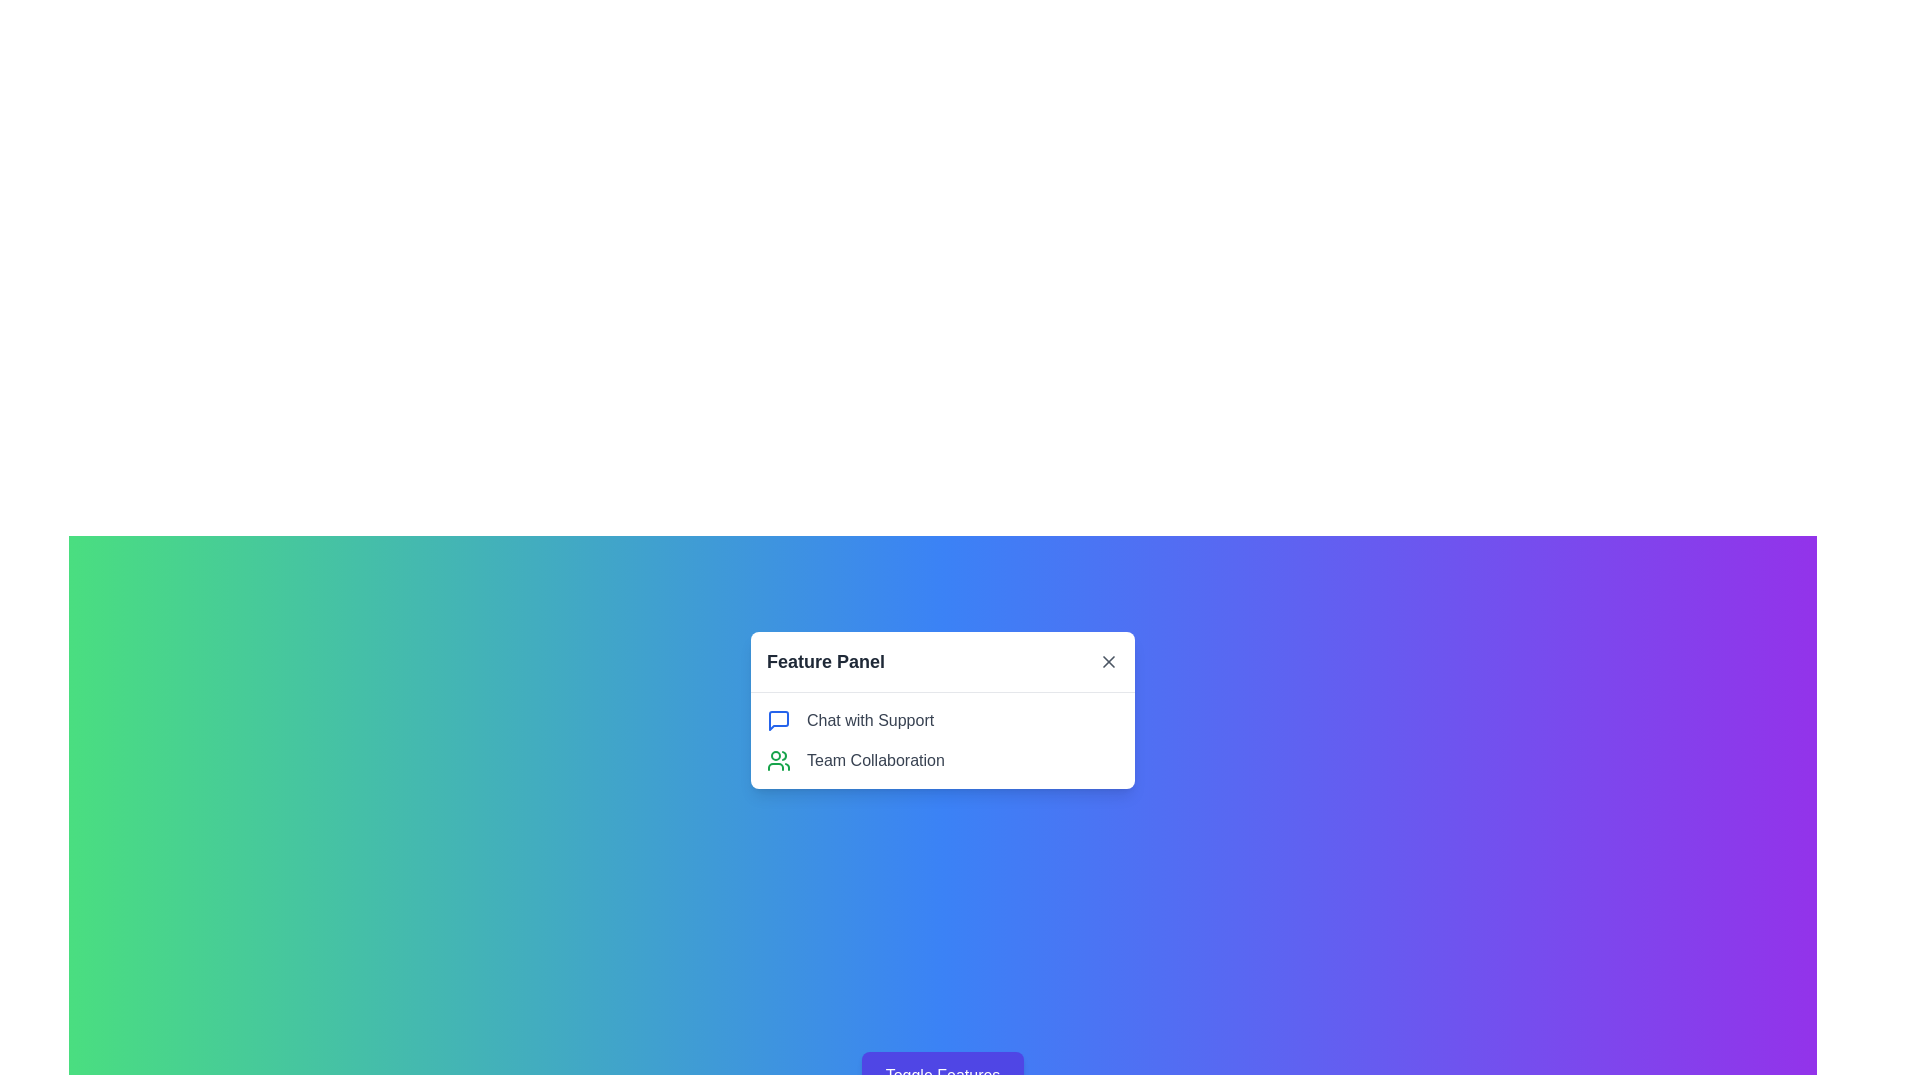 The height and width of the screenshot is (1080, 1920). Describe the element at coordinates (941, 740) in the screenshot. I see `the Grouped selectable items with icons and labels in the Feature Panel, which includes 'Chat with Support' and 'Team Collaboration'` at that location.